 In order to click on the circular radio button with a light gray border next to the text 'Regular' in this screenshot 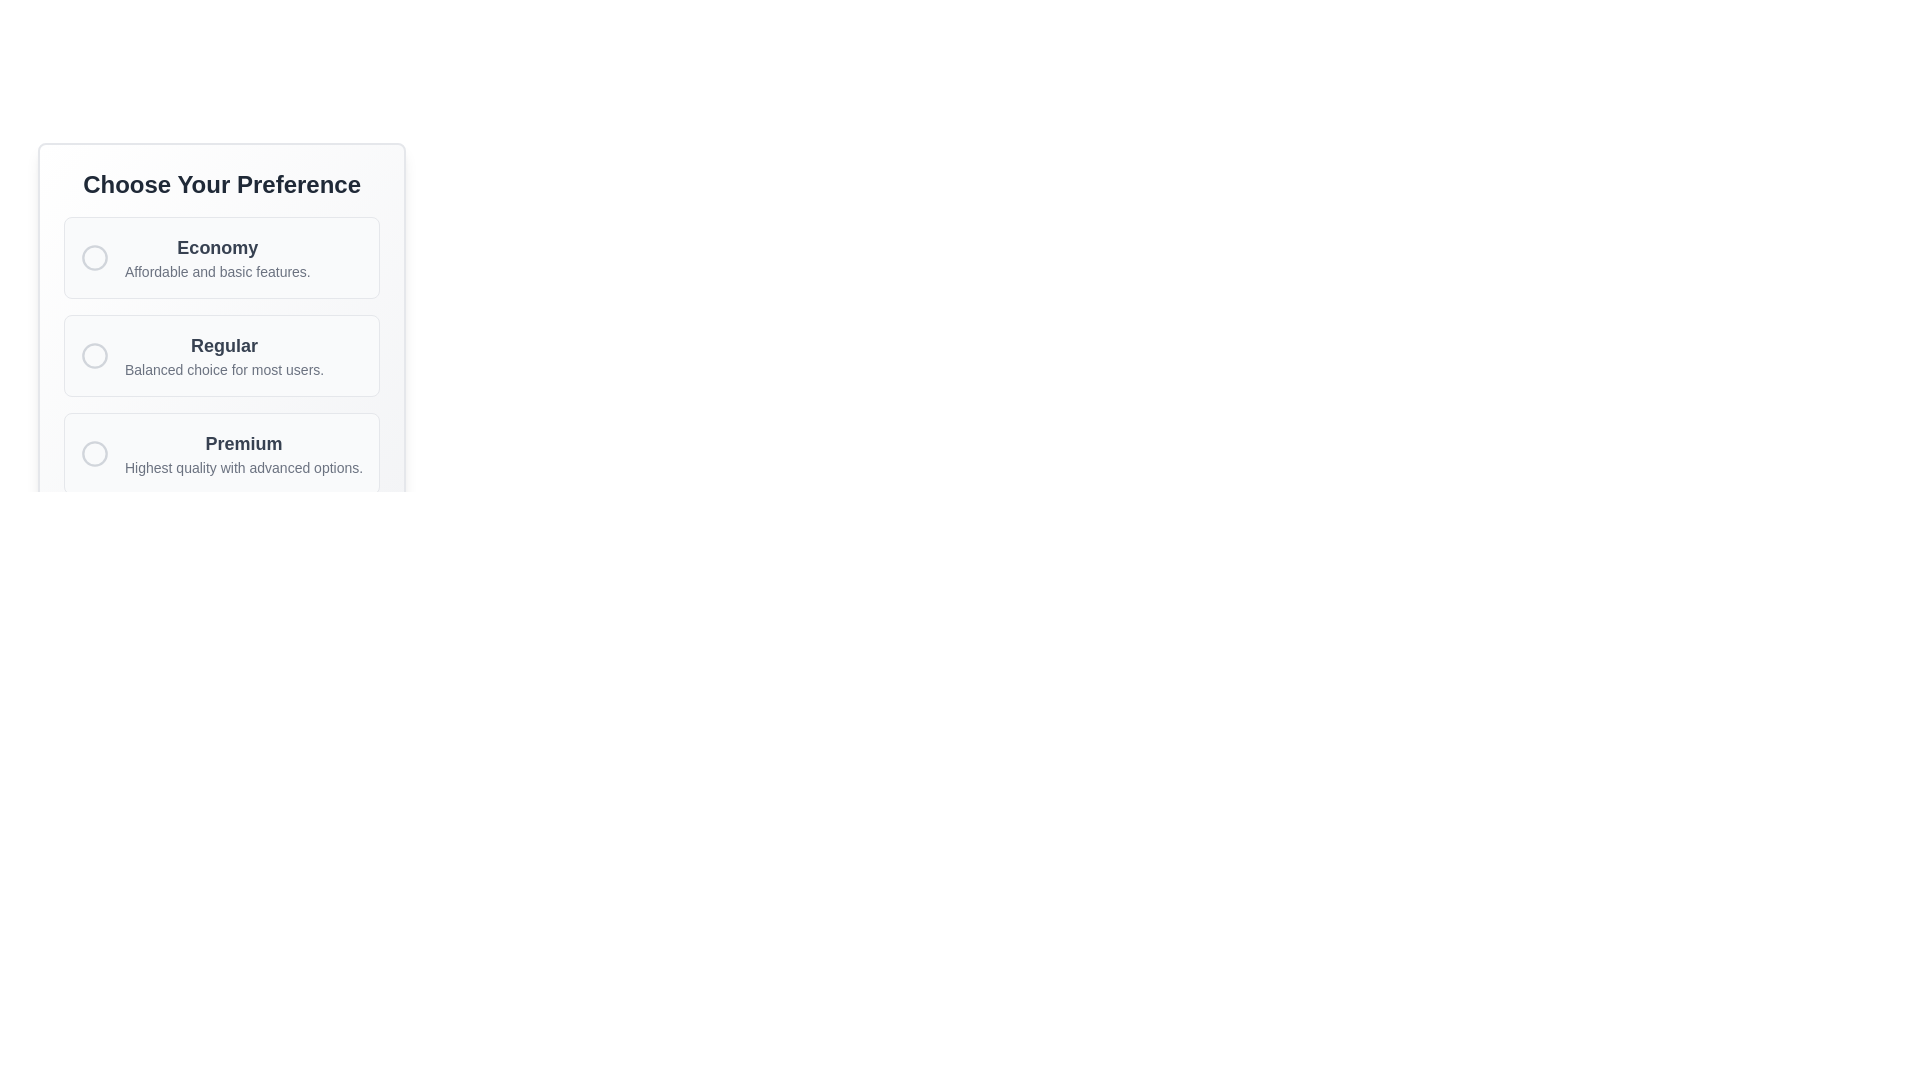, I will do `click(94, 354)`.